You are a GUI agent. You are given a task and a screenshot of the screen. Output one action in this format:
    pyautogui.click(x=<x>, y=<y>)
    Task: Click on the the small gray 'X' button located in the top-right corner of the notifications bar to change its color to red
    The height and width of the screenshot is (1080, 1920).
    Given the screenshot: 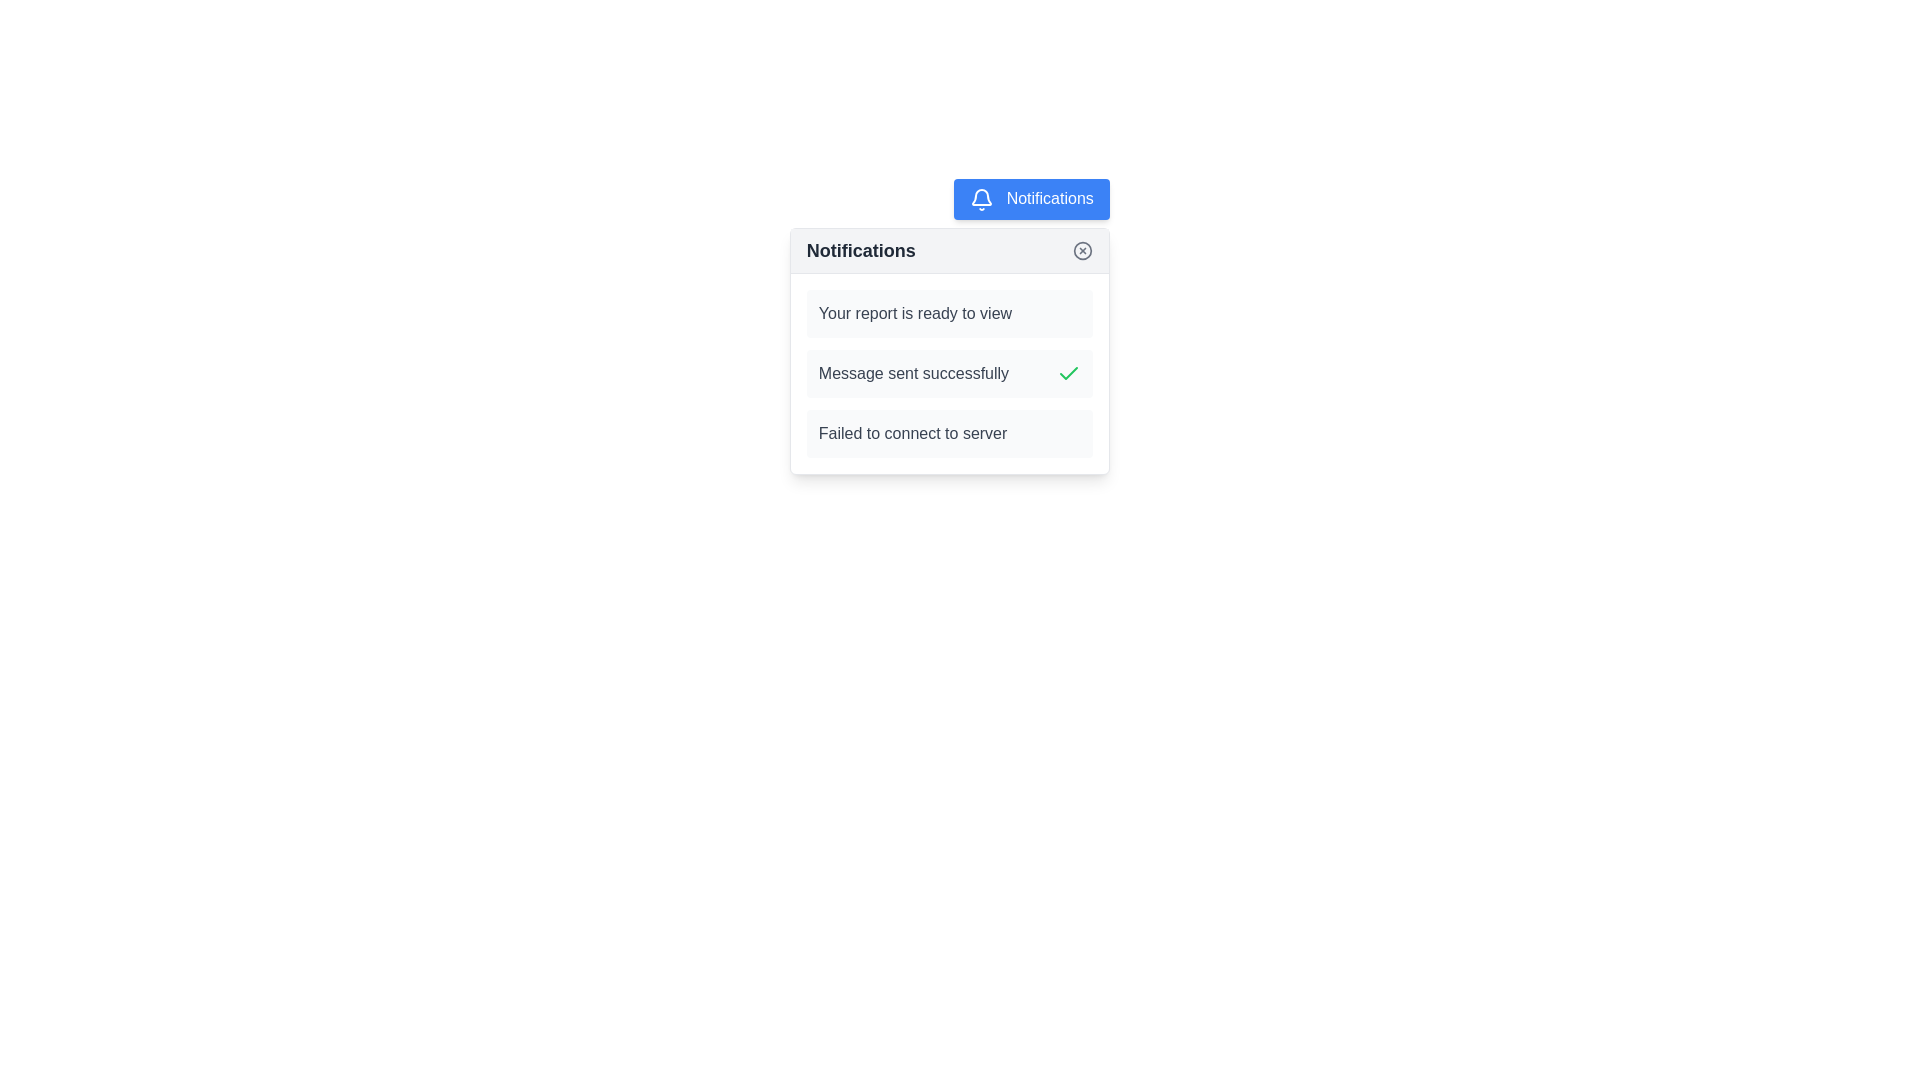 What is the action you would take?
    pyautogui.click(x=1081, y=249)
    